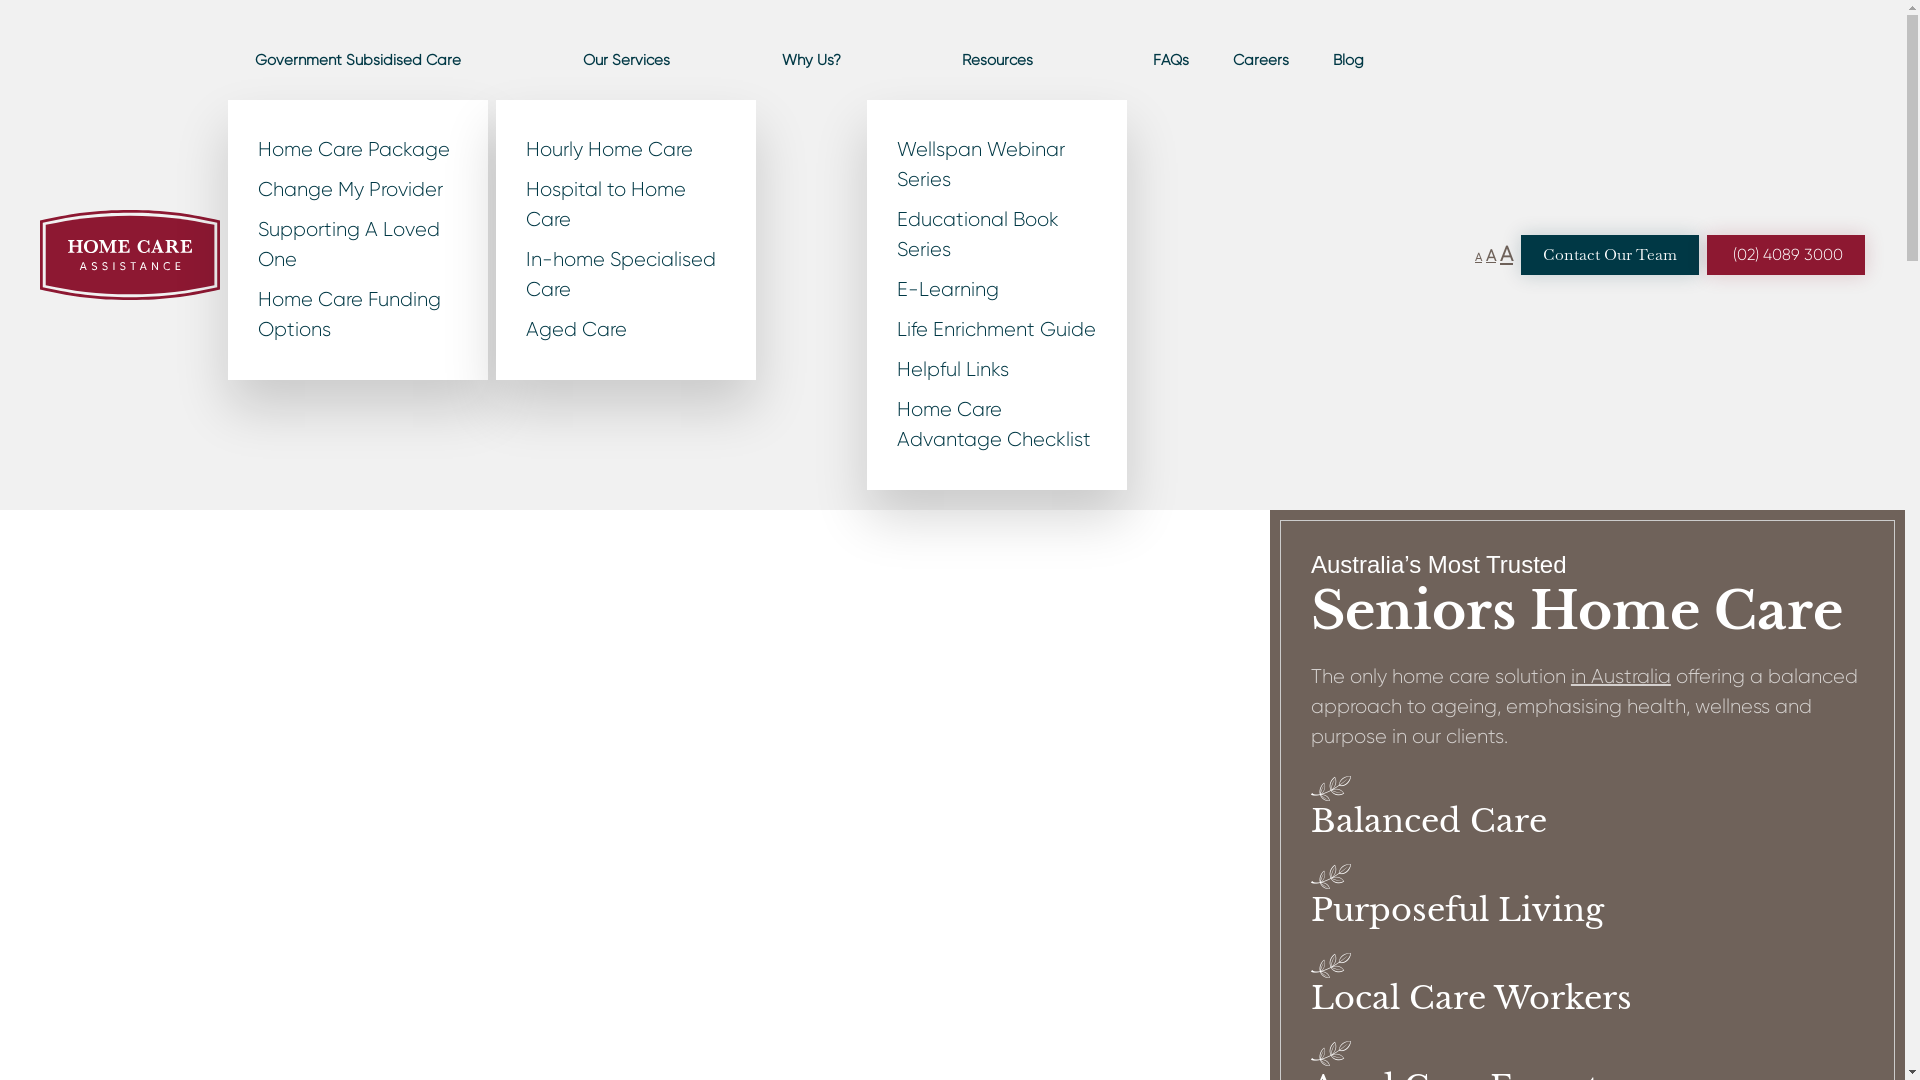 The height and width of the screenshot is (1080, 1920). Describe the element at coordinates (358, 149) in the screenshot. I see `'Home Care Package'` at that location.